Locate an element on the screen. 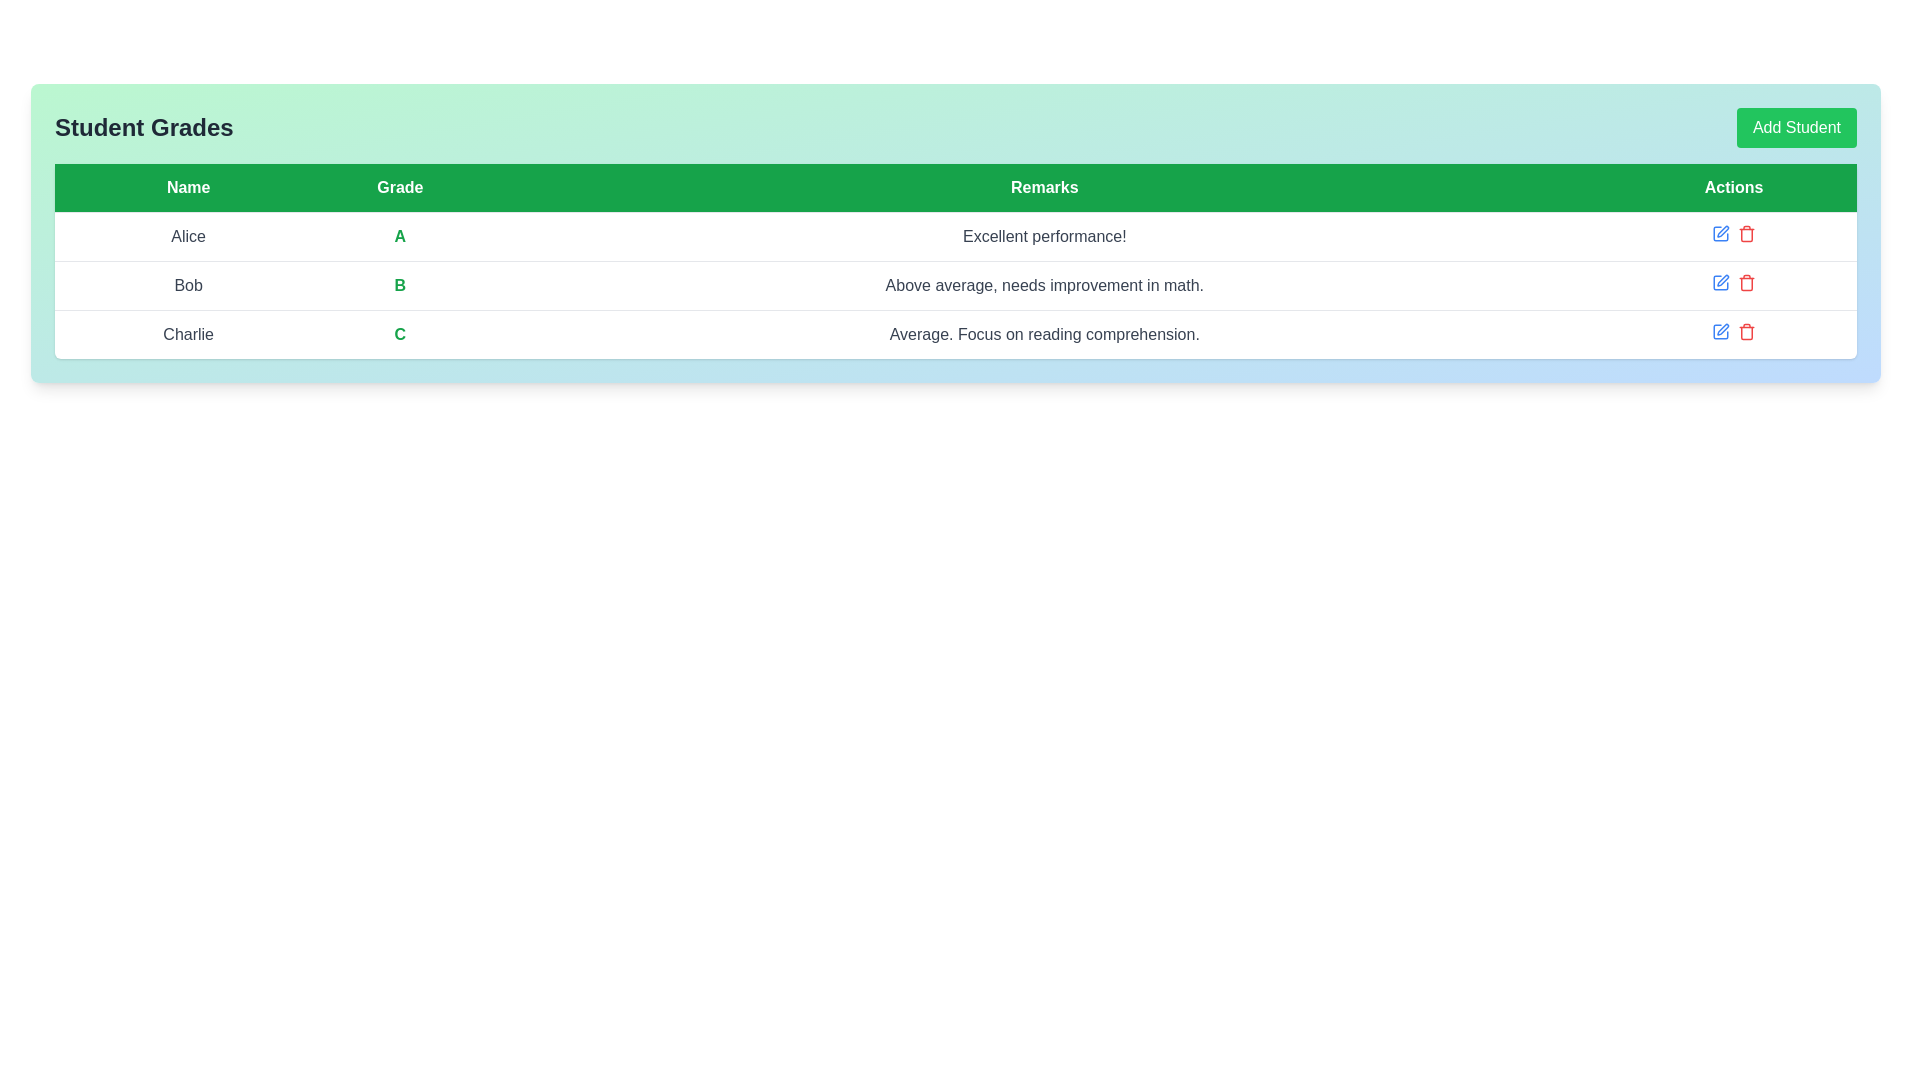  the 'Alice' text label in the first row and first column of the table to potentially reveal more information is located at coordinates (188, 235).